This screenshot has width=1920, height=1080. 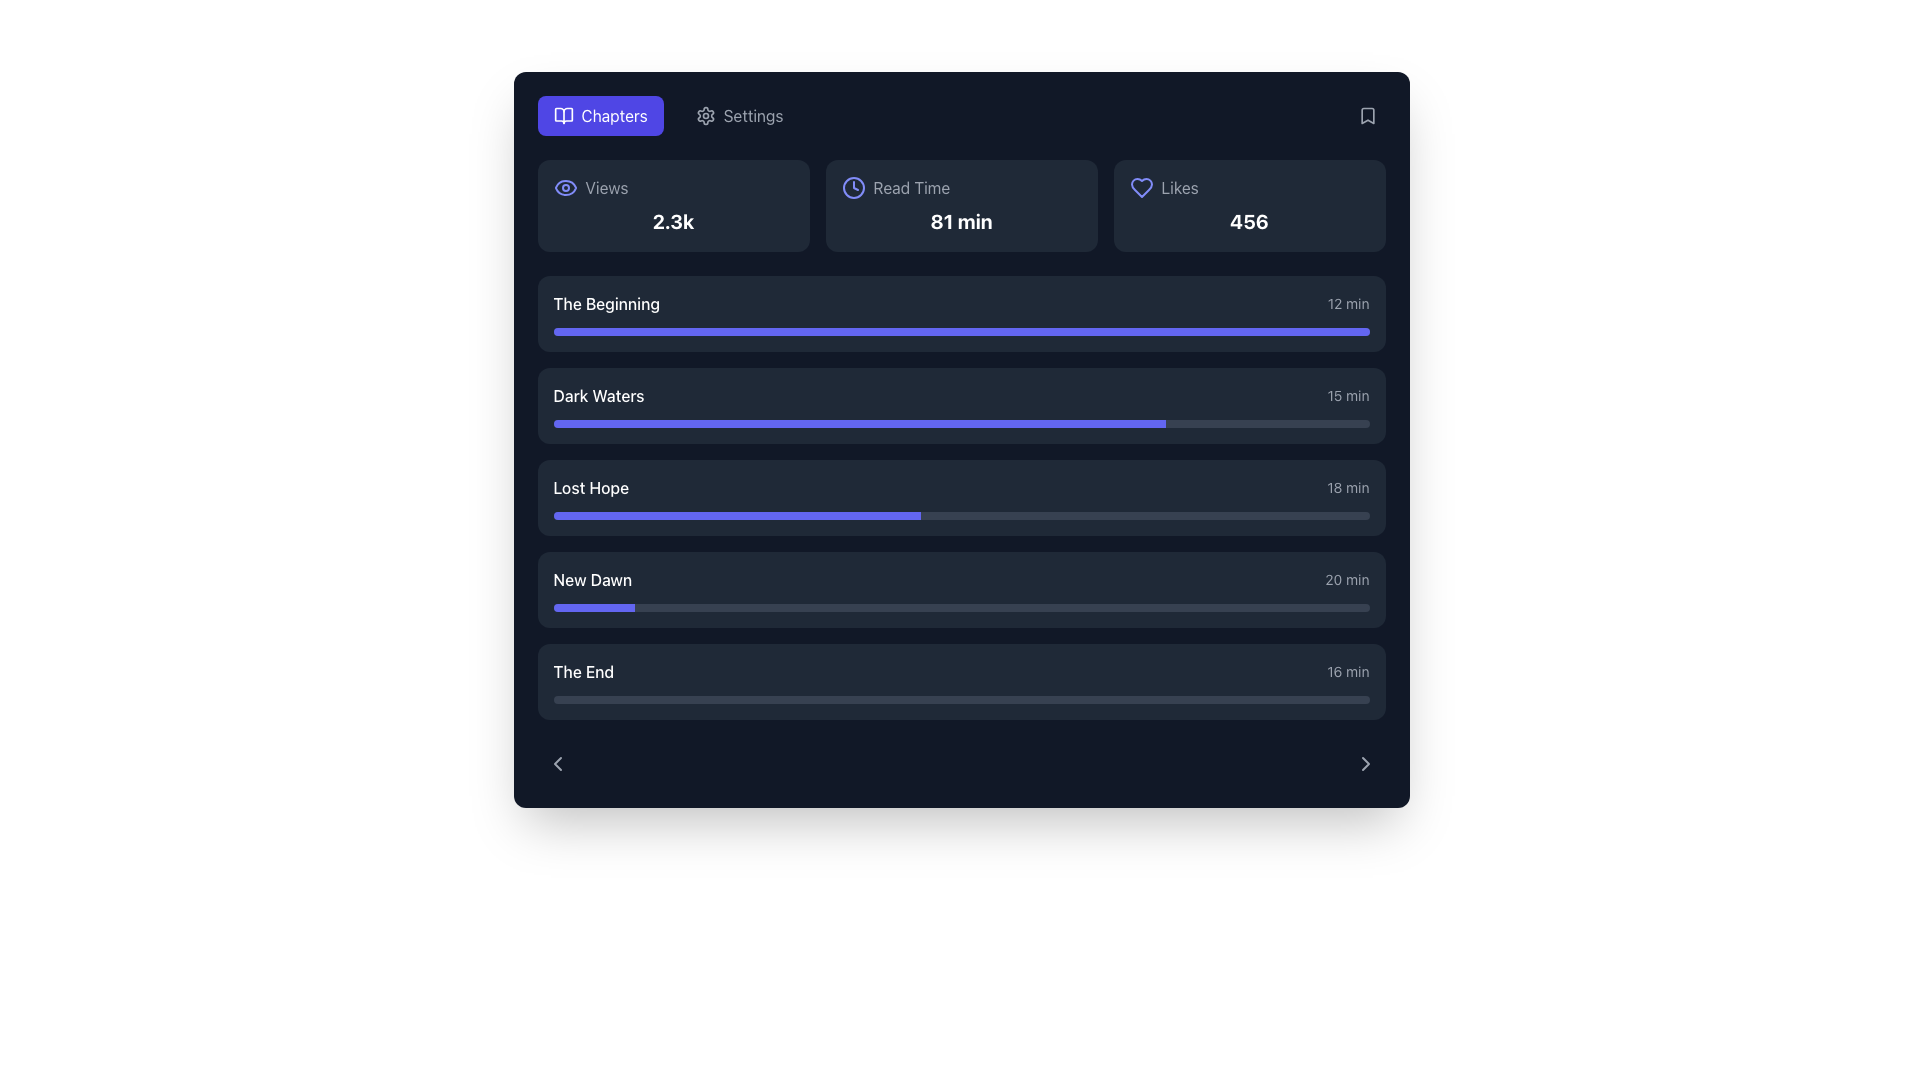 What do you see at coordinates (1348, 396) in the screenshot?
I see `the static text element displaying '15 min', which is styled with a small font size and gray color, located at the far right end of the row labeled 'Dark Waters'` at bounding box center [1348, 396].